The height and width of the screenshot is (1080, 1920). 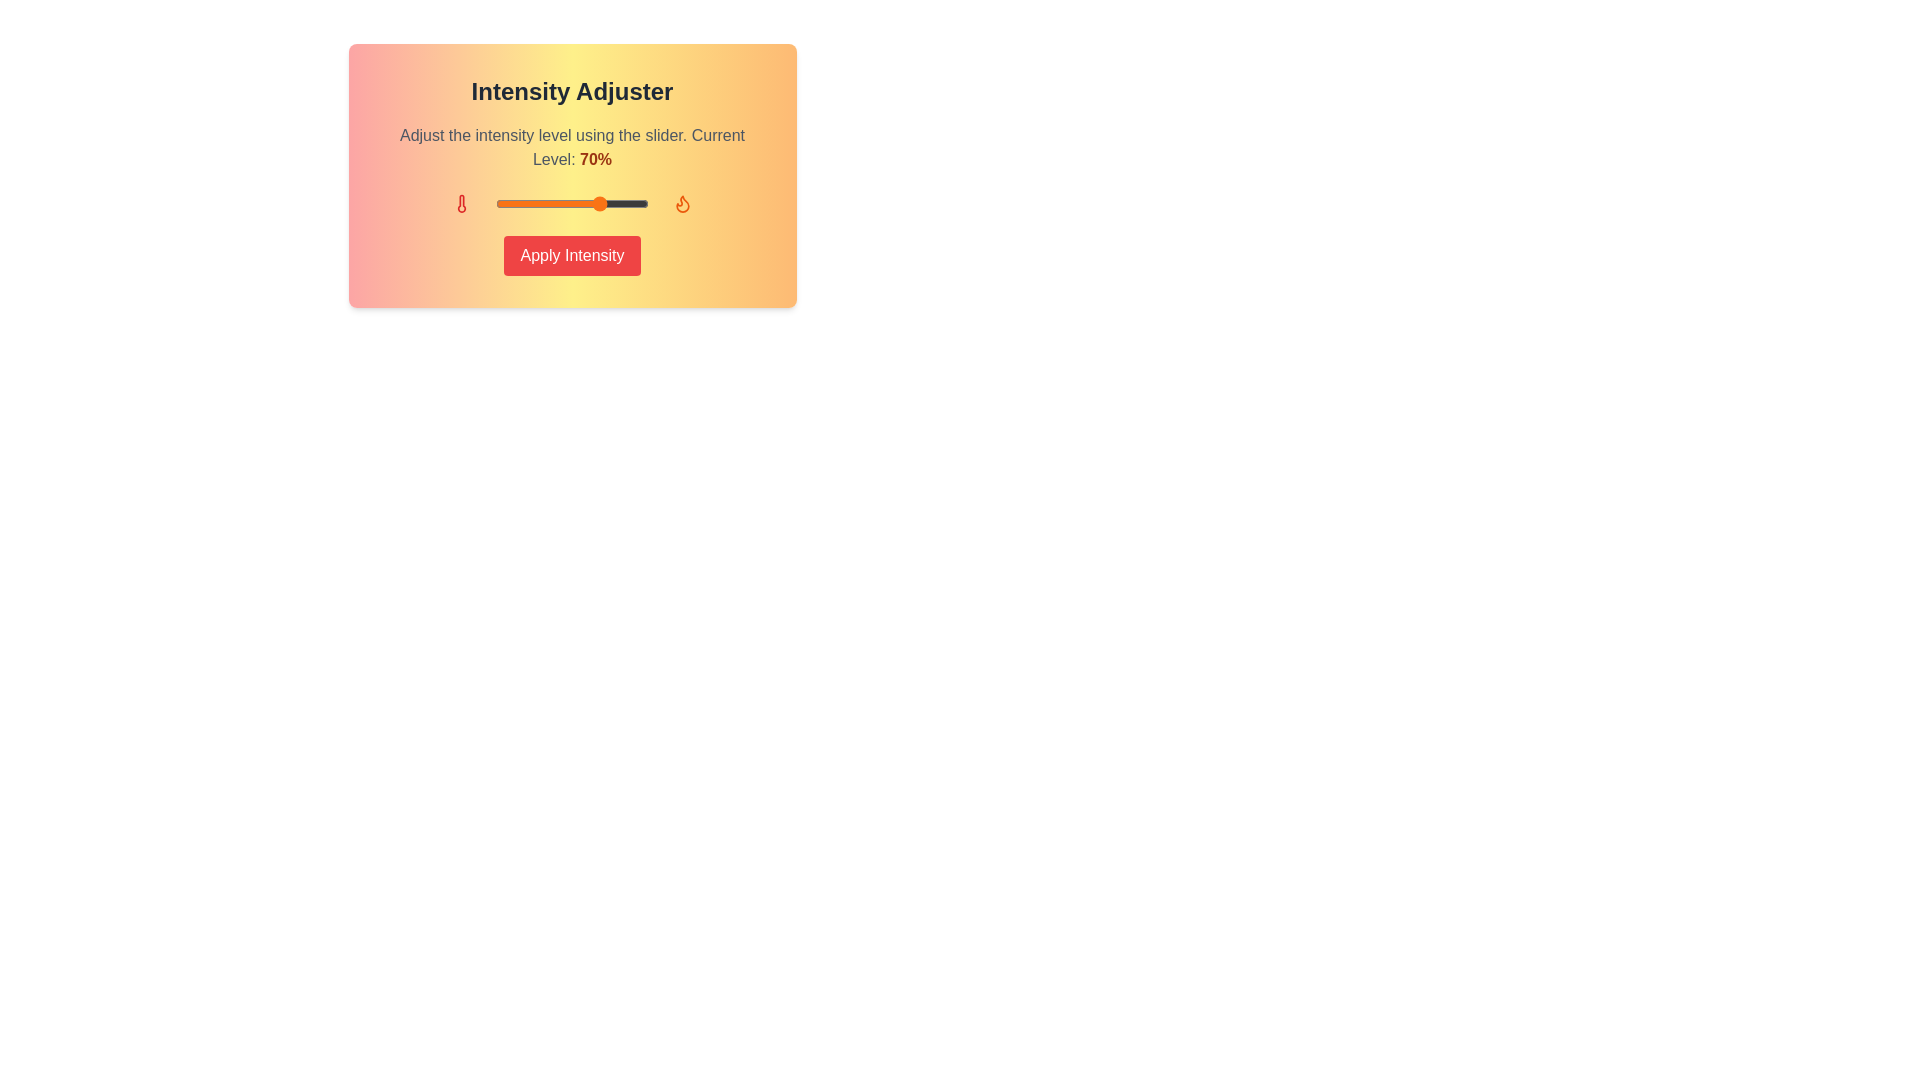 What do you see at coordinates (641, 204) in the screenshot?
I see `the intensity slider to 95%` at bounding box center [641, 204].